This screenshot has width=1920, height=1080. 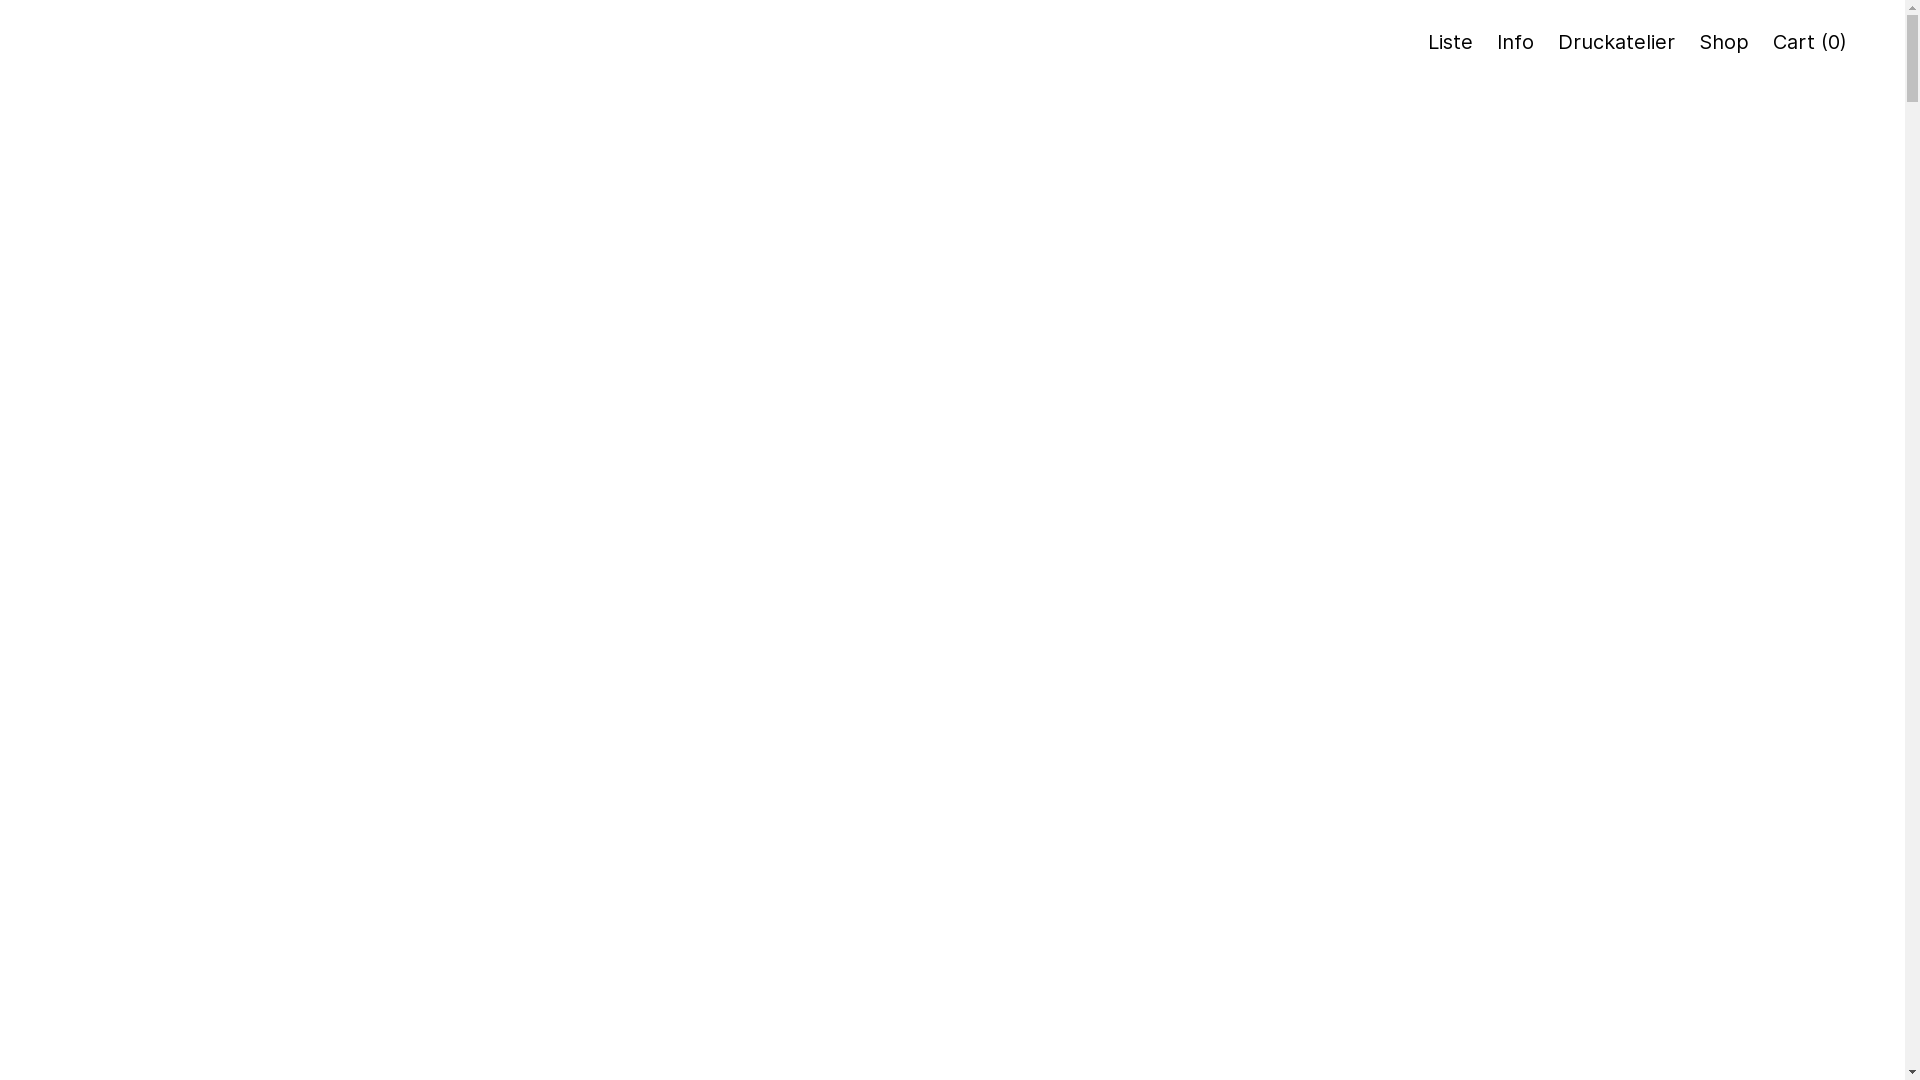 I want to click on 'Druckatelier', so click(x=1616, y=42).